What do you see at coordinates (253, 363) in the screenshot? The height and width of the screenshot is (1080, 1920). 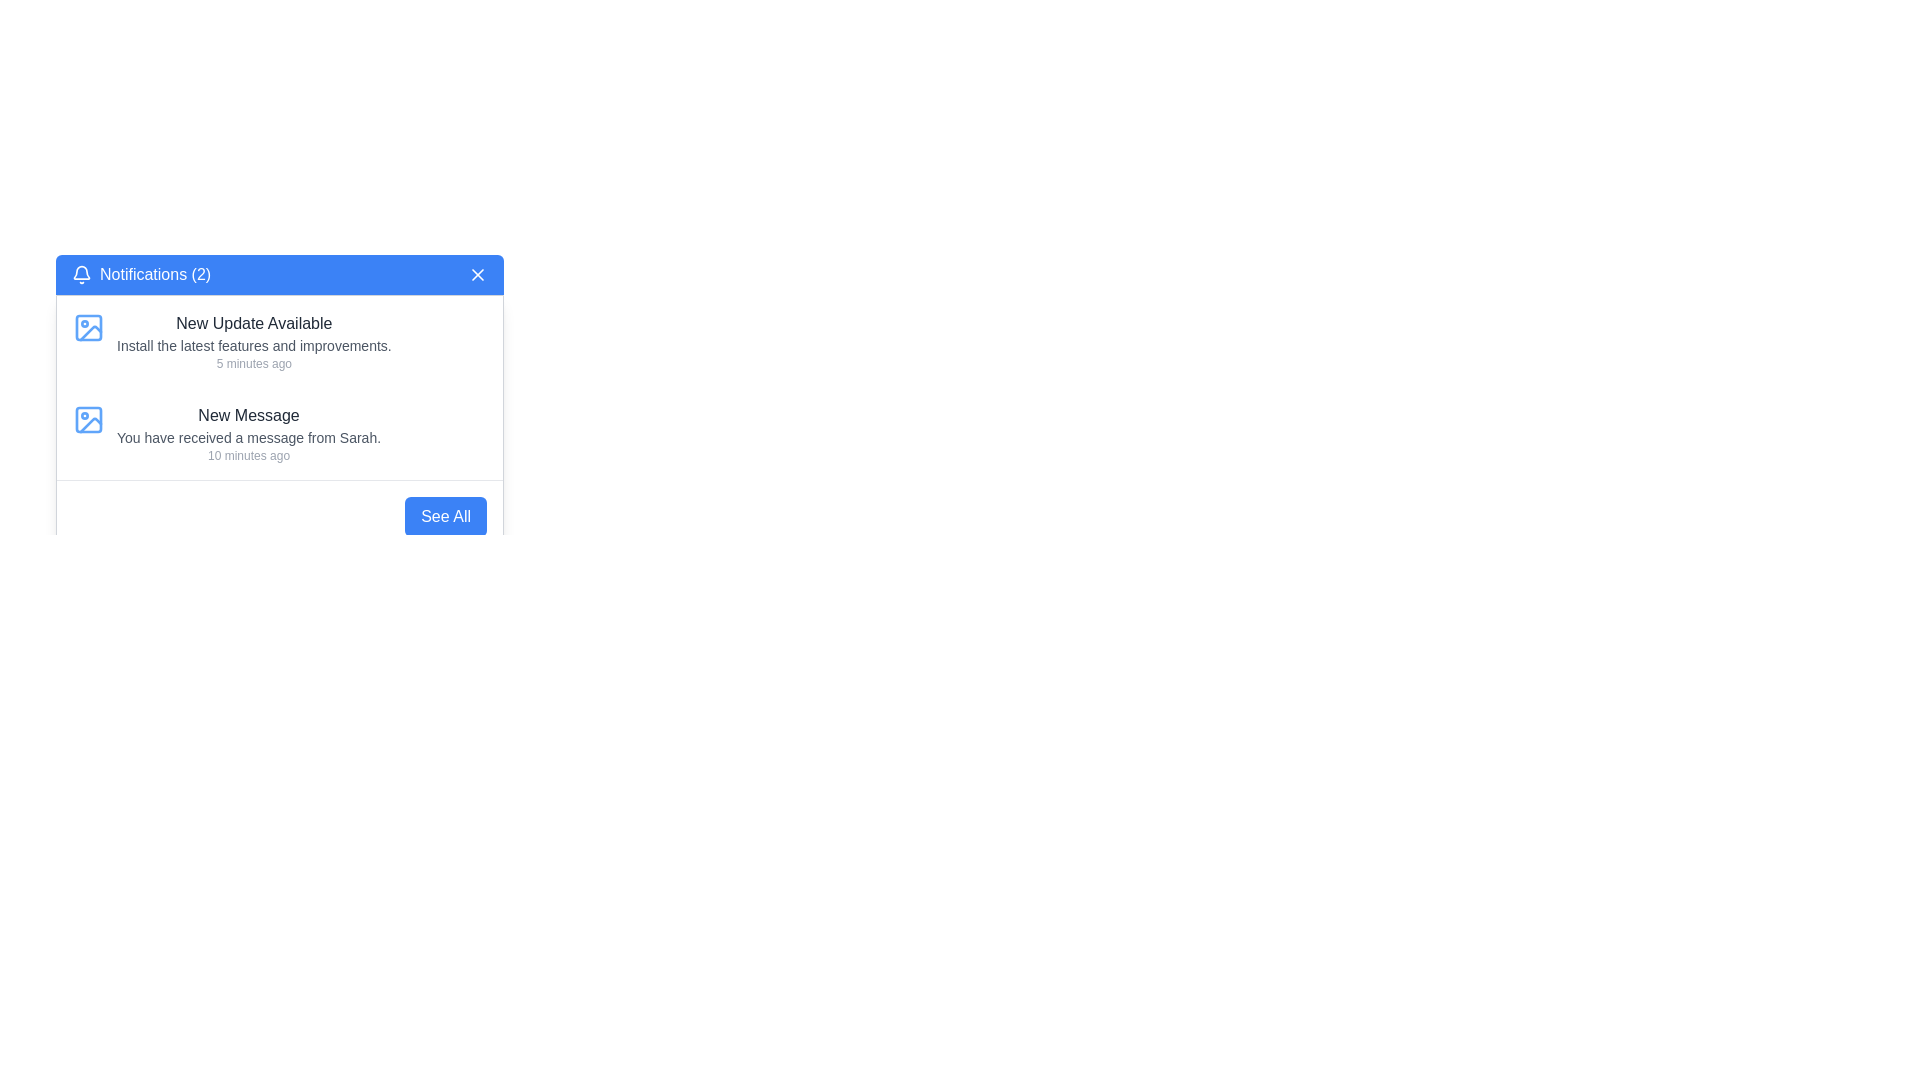 I see `text label displaying '5 minutes ago' located in the notification panel, which is styled in light gray and serves as a timestamp` at bounding box center [253, 363].